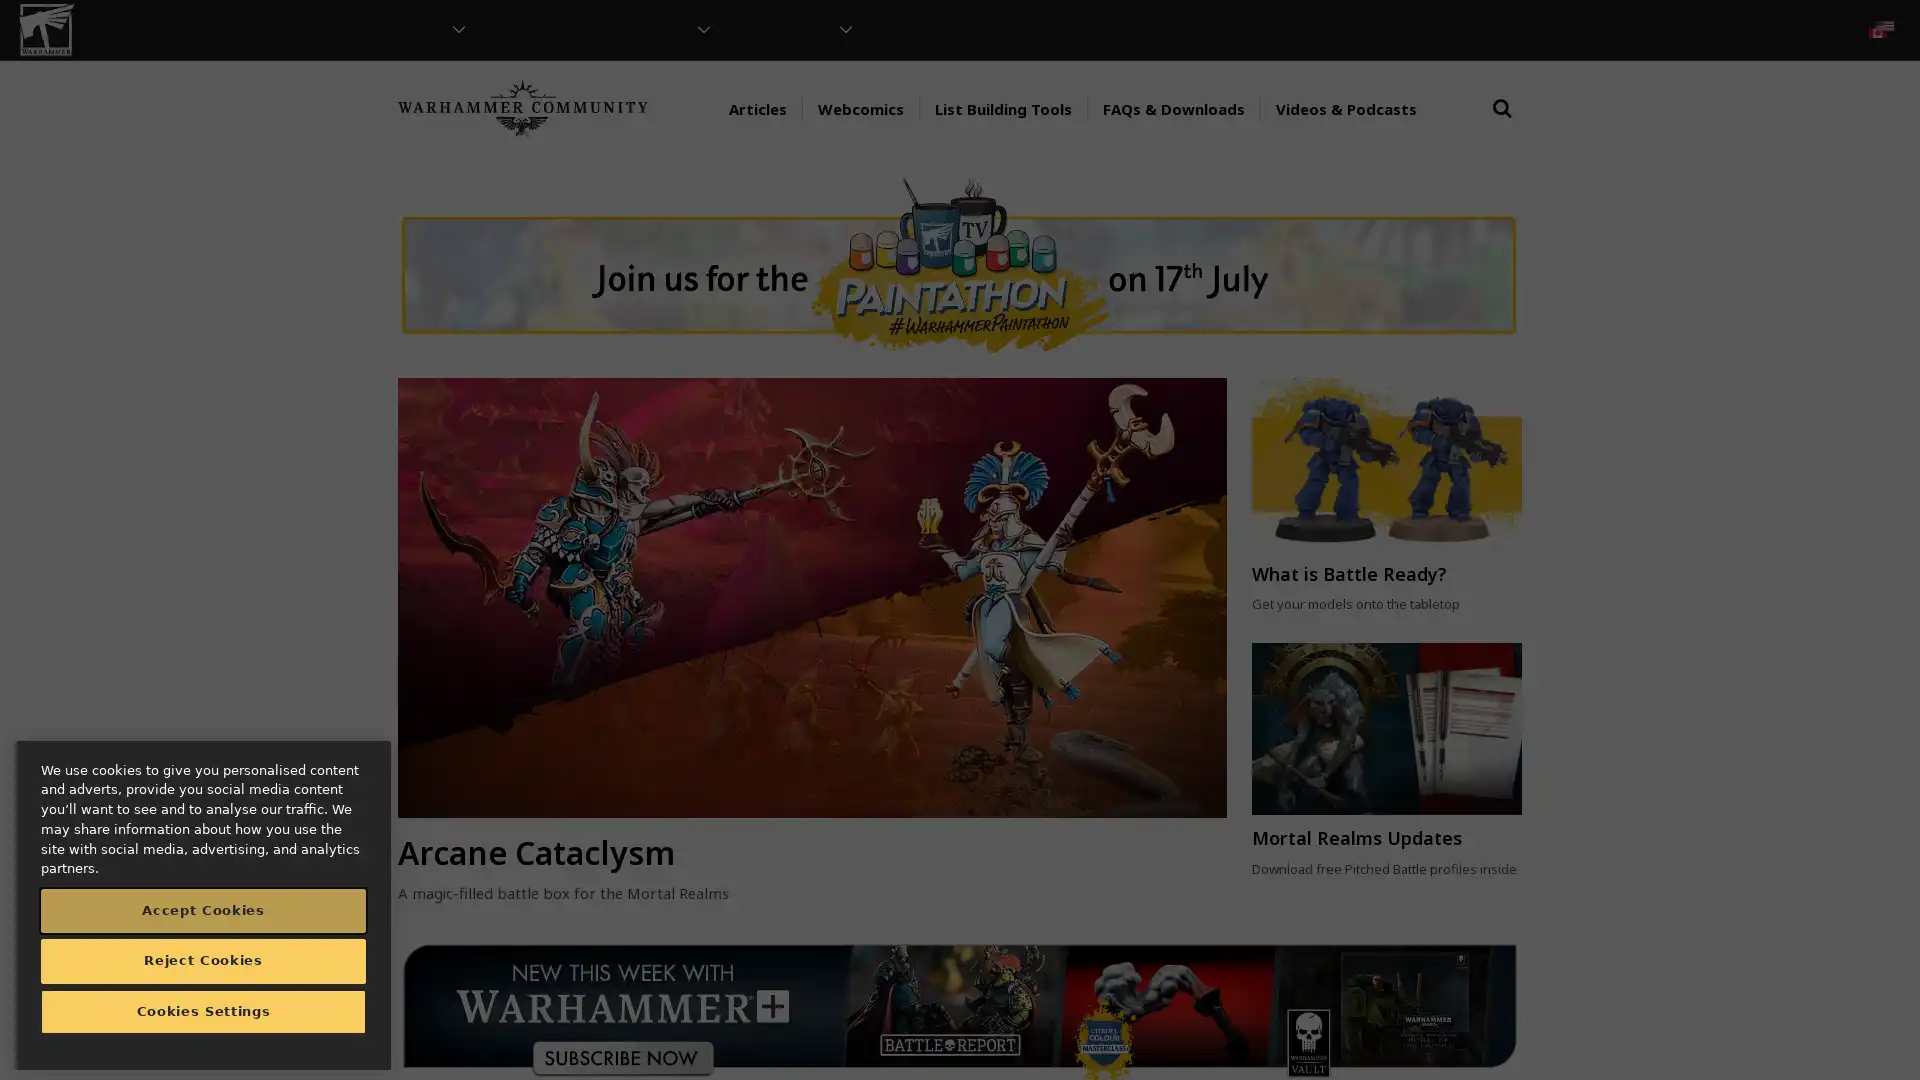 This screenshot has height=1080, width=1920. What do you see at coordinates (203, 1011) in the screenshot?
I see `Cookies Settings` at bounding box center [203, 1011].